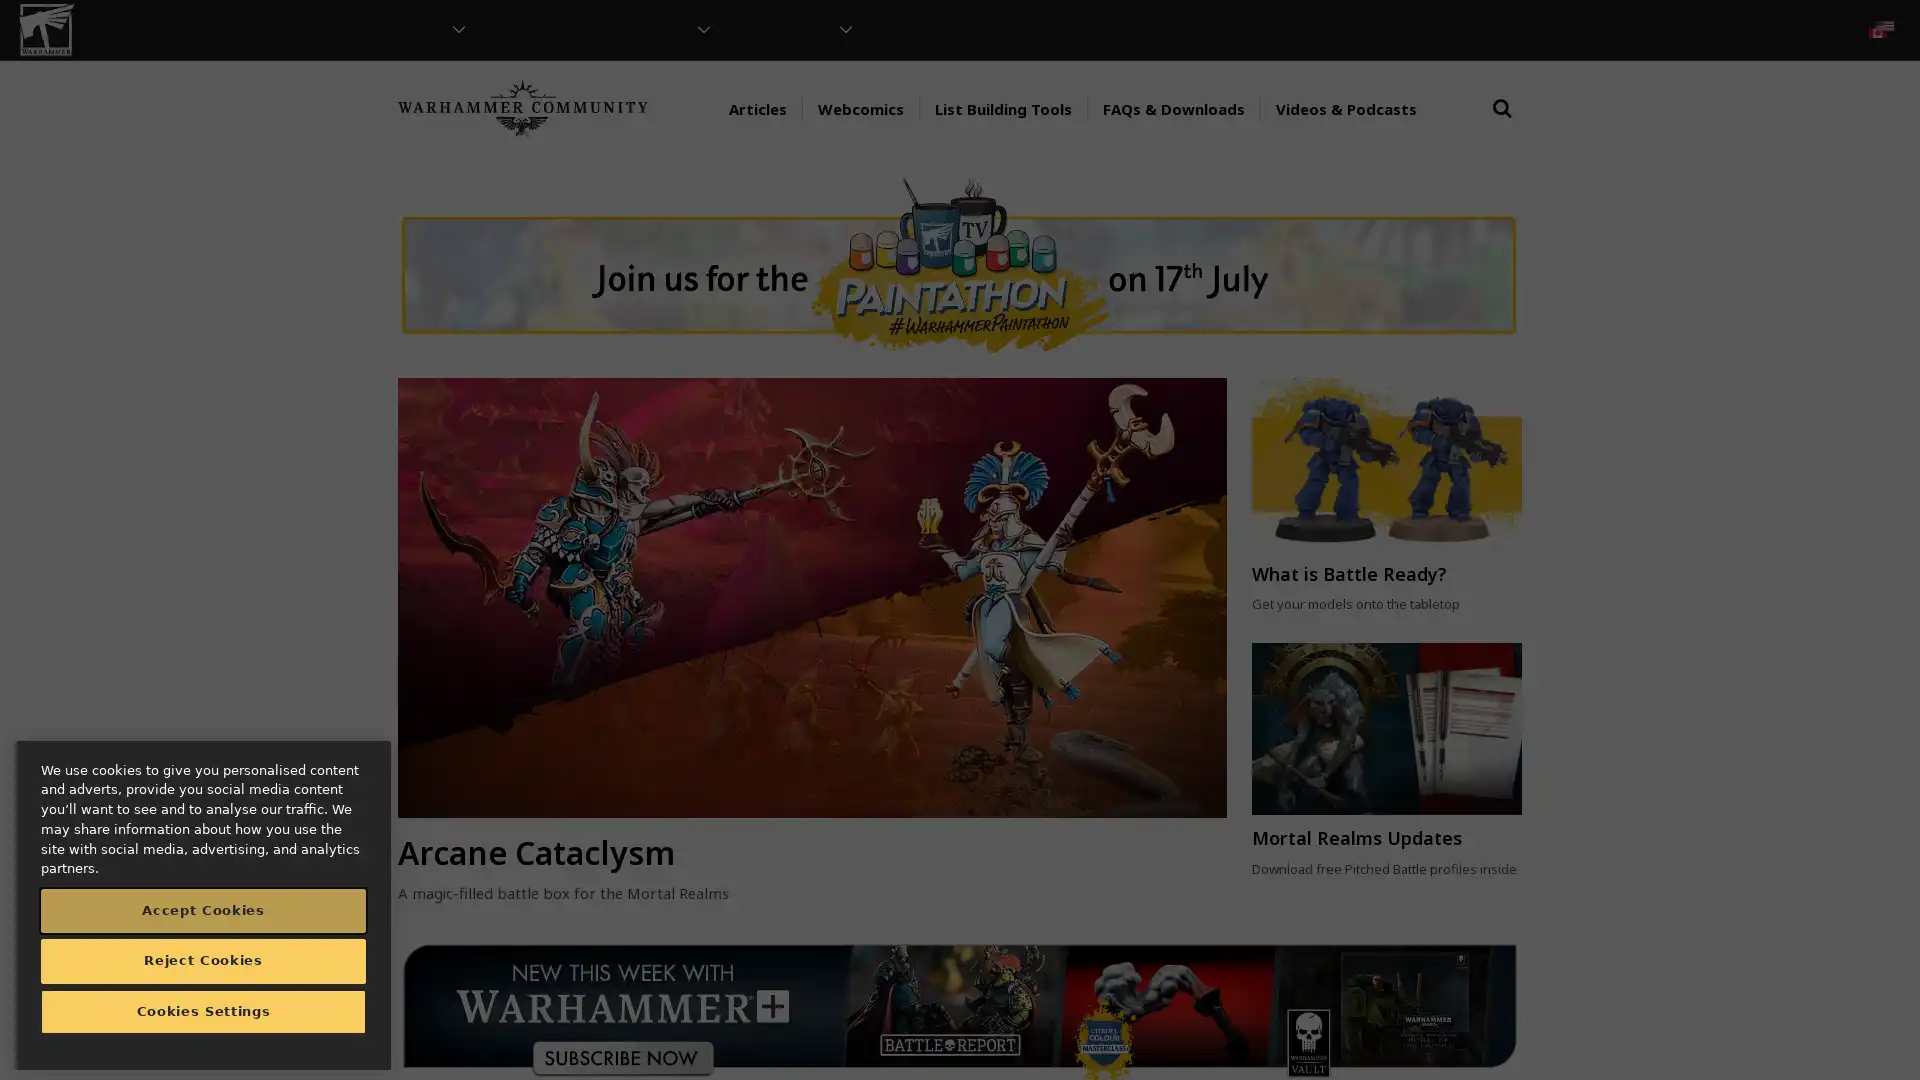 This screenshot has height=1080, width=1920. What do you see at coordinates (203, 1011) in the screenshot?
I see `Cookies Settings` at bounding box center [203, 1011].